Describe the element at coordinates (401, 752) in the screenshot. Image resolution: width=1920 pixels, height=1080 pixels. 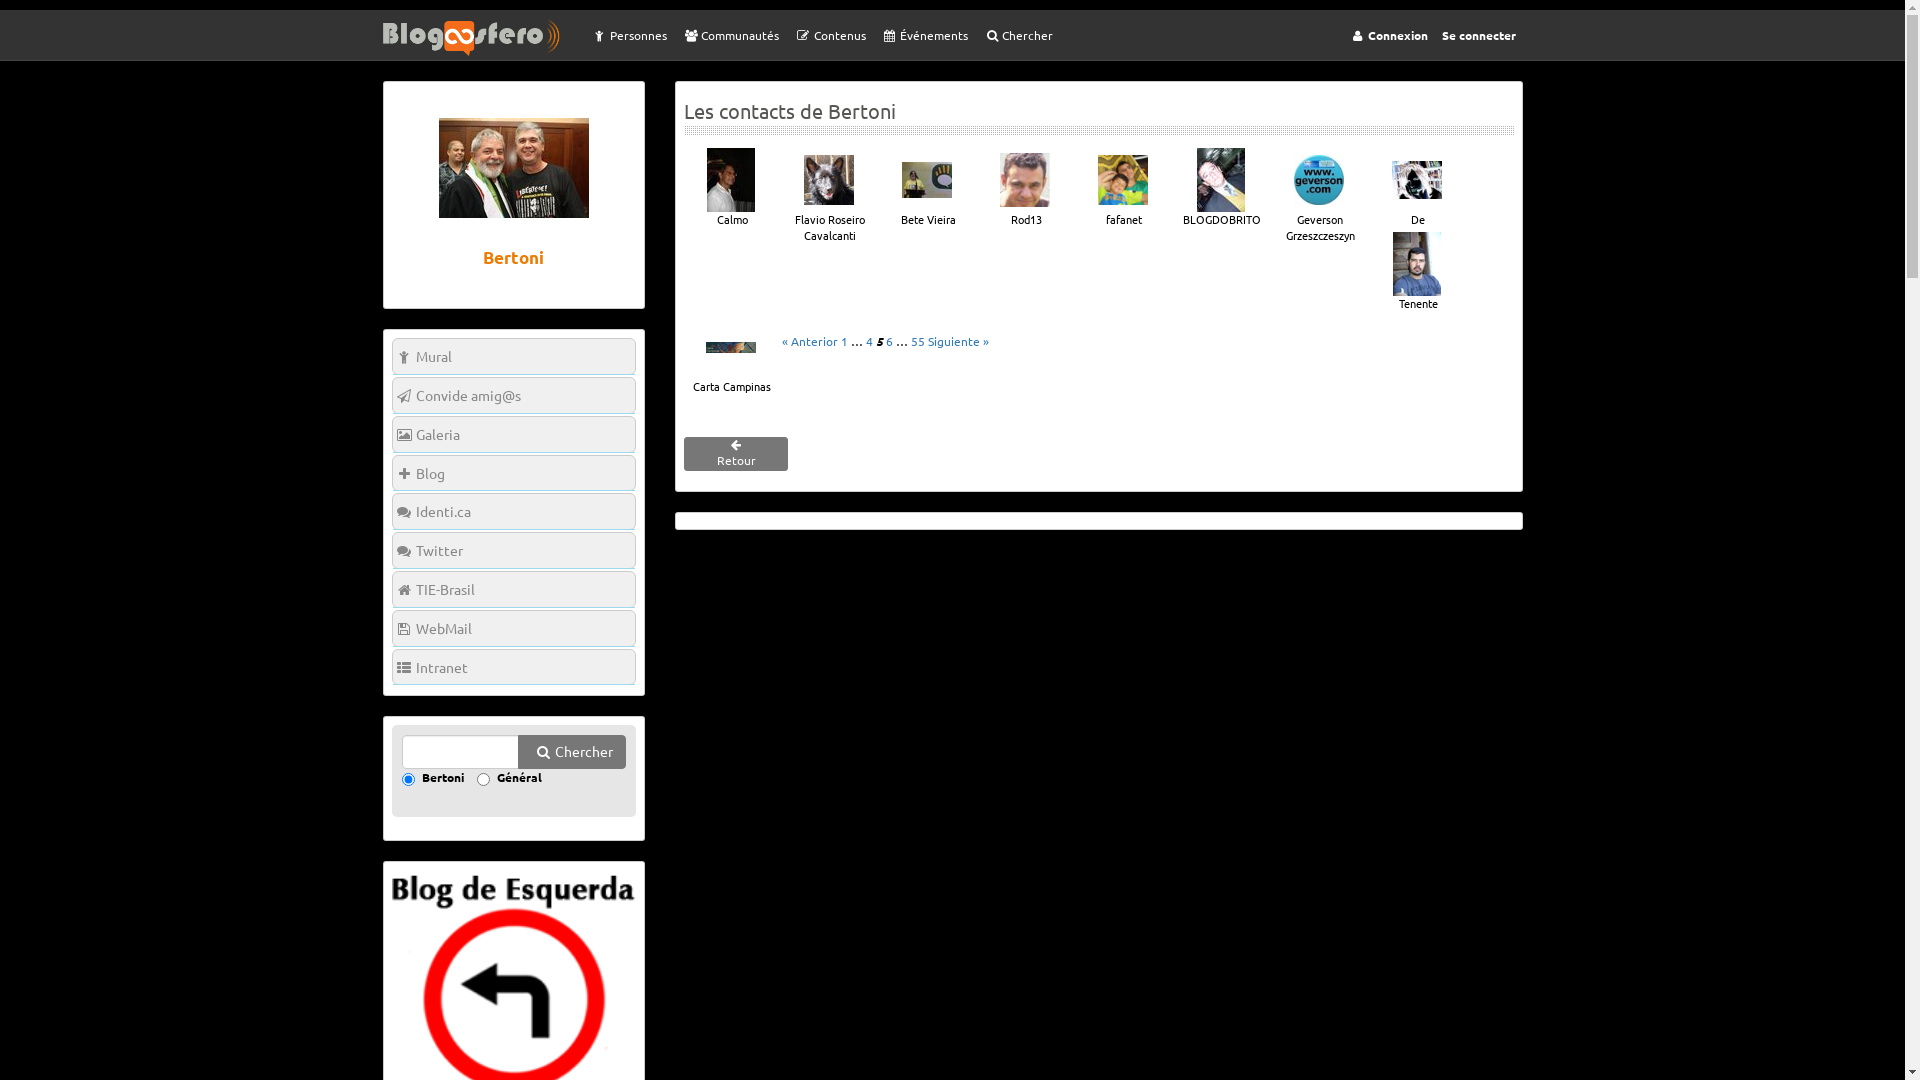
I see `'Trouver dans le contenu de Bertoni'` at that location.